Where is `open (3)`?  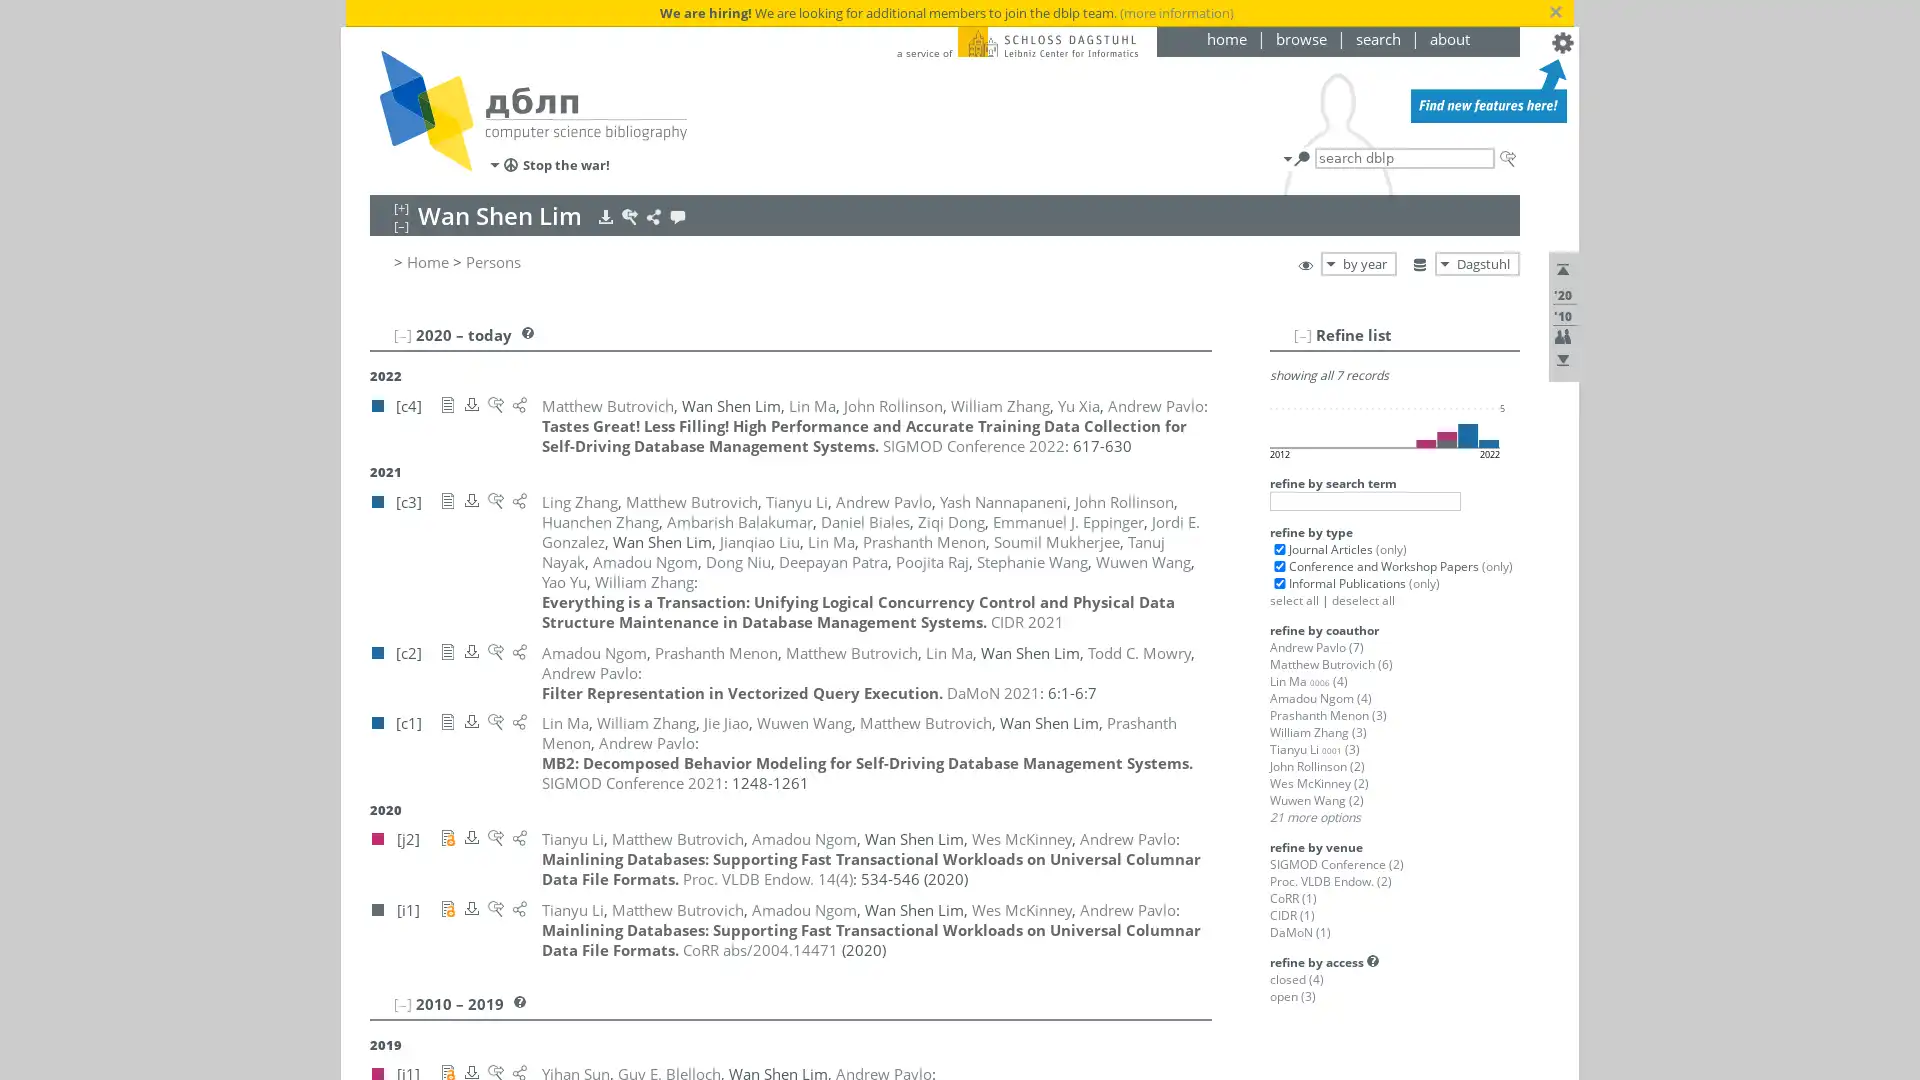
open (3) is located at coordinates (1292, 996).